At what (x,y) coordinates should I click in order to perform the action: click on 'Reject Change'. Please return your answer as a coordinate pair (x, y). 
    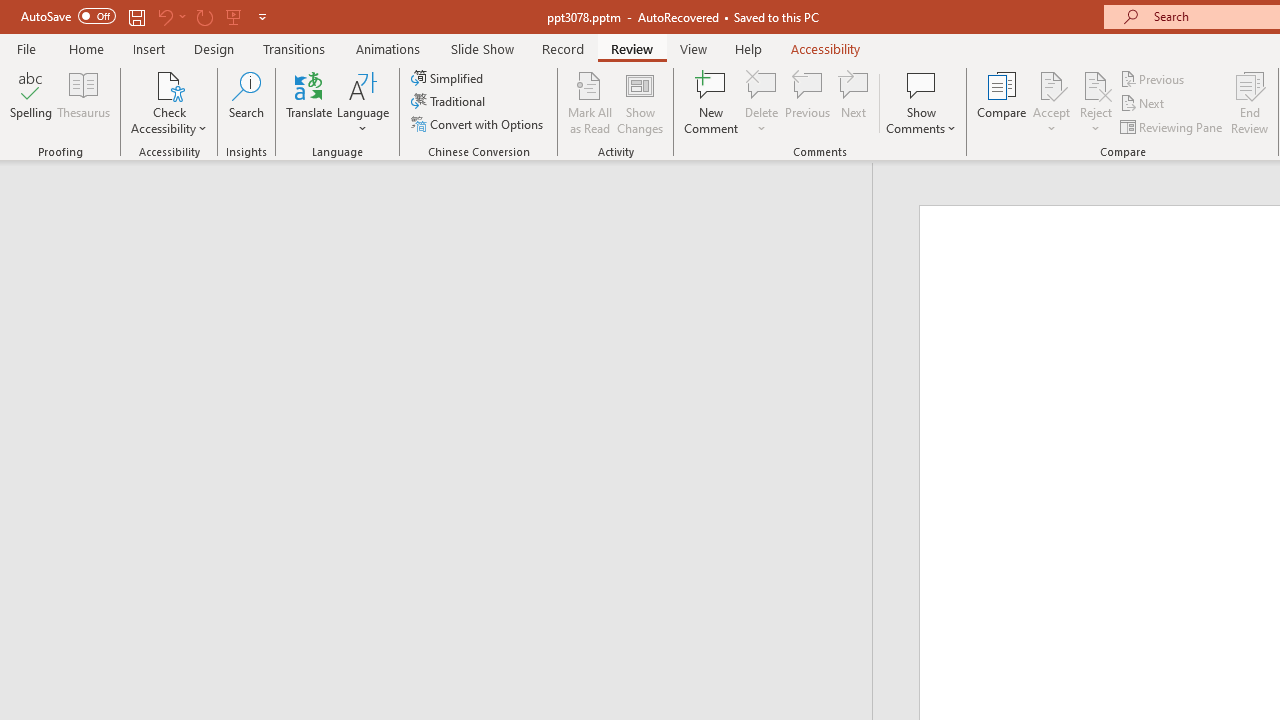
    Looking at the image, I should click on (1095, 84).